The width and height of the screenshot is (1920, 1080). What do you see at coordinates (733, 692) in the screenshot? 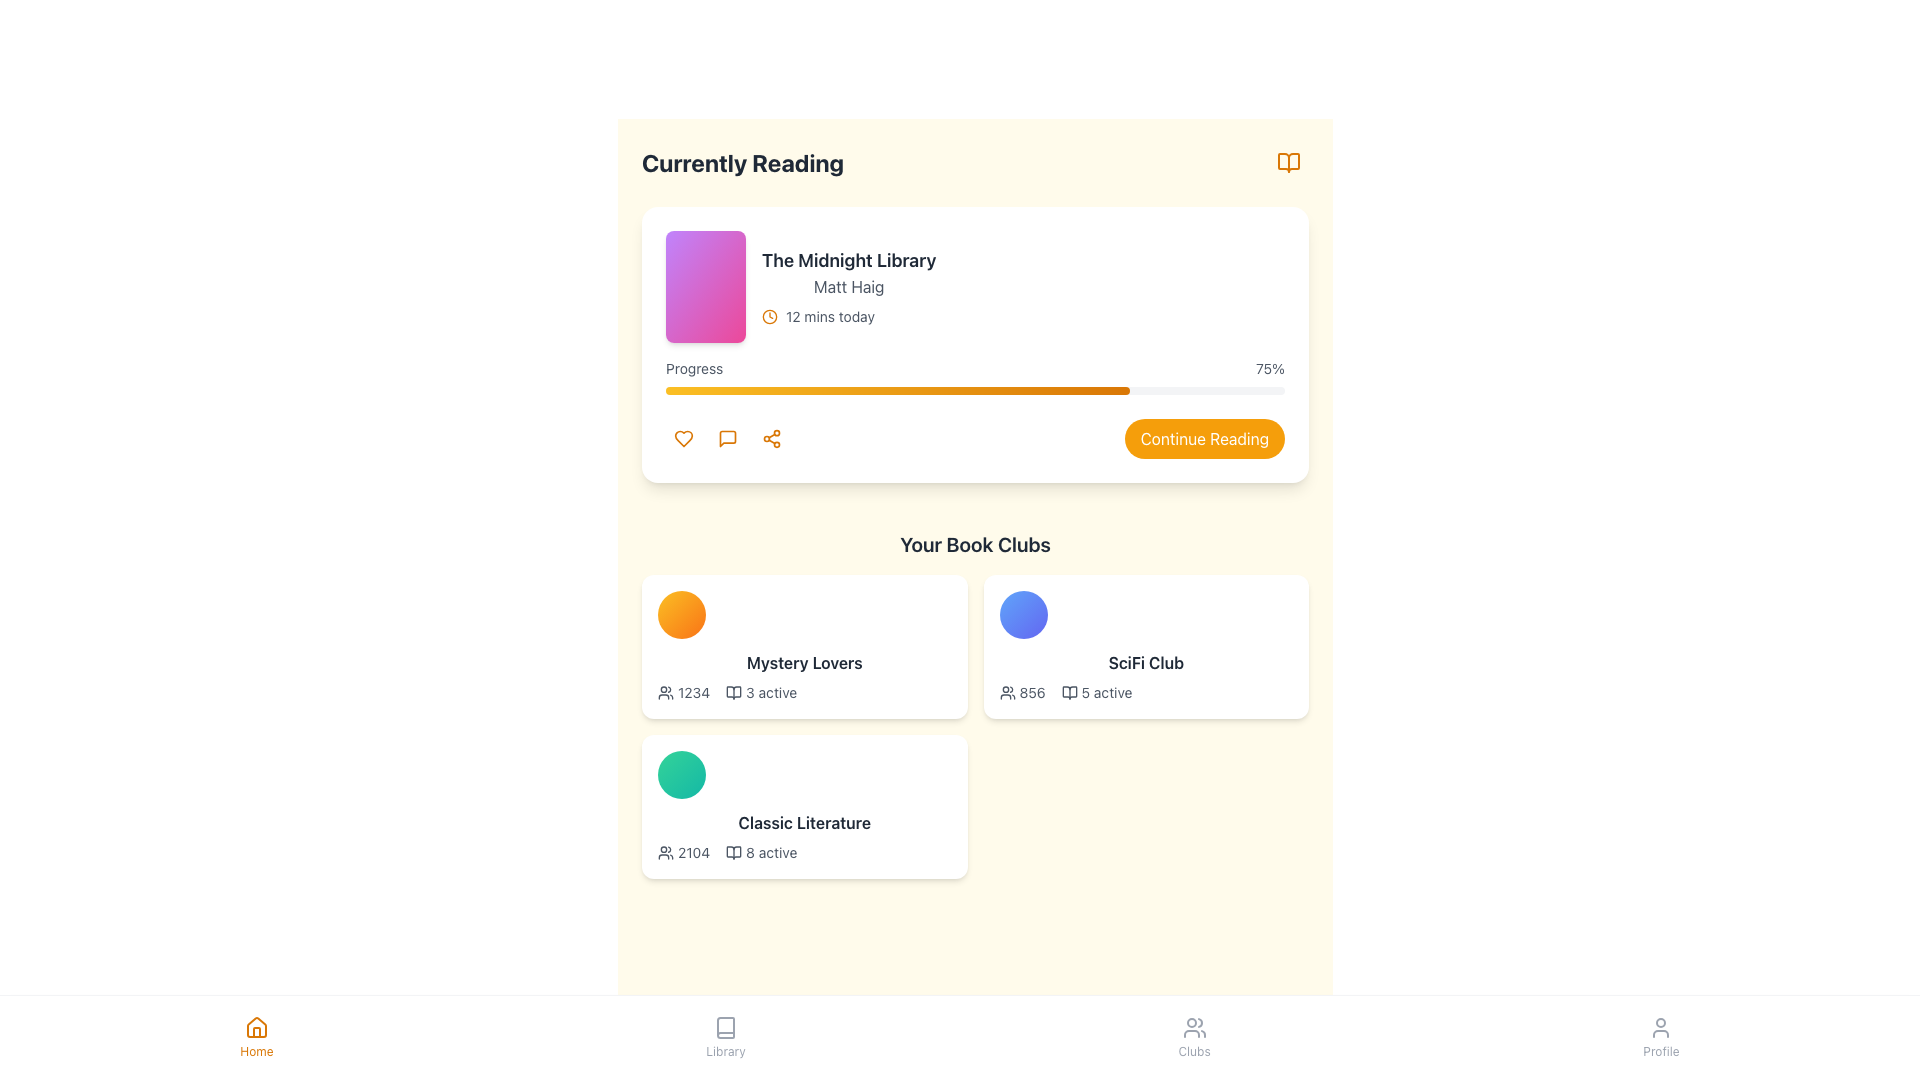
I see `the minimalist open book icon in the top left corner of the 'Mystery Lovers' book club card to interact` at bounding box center [733, 692].